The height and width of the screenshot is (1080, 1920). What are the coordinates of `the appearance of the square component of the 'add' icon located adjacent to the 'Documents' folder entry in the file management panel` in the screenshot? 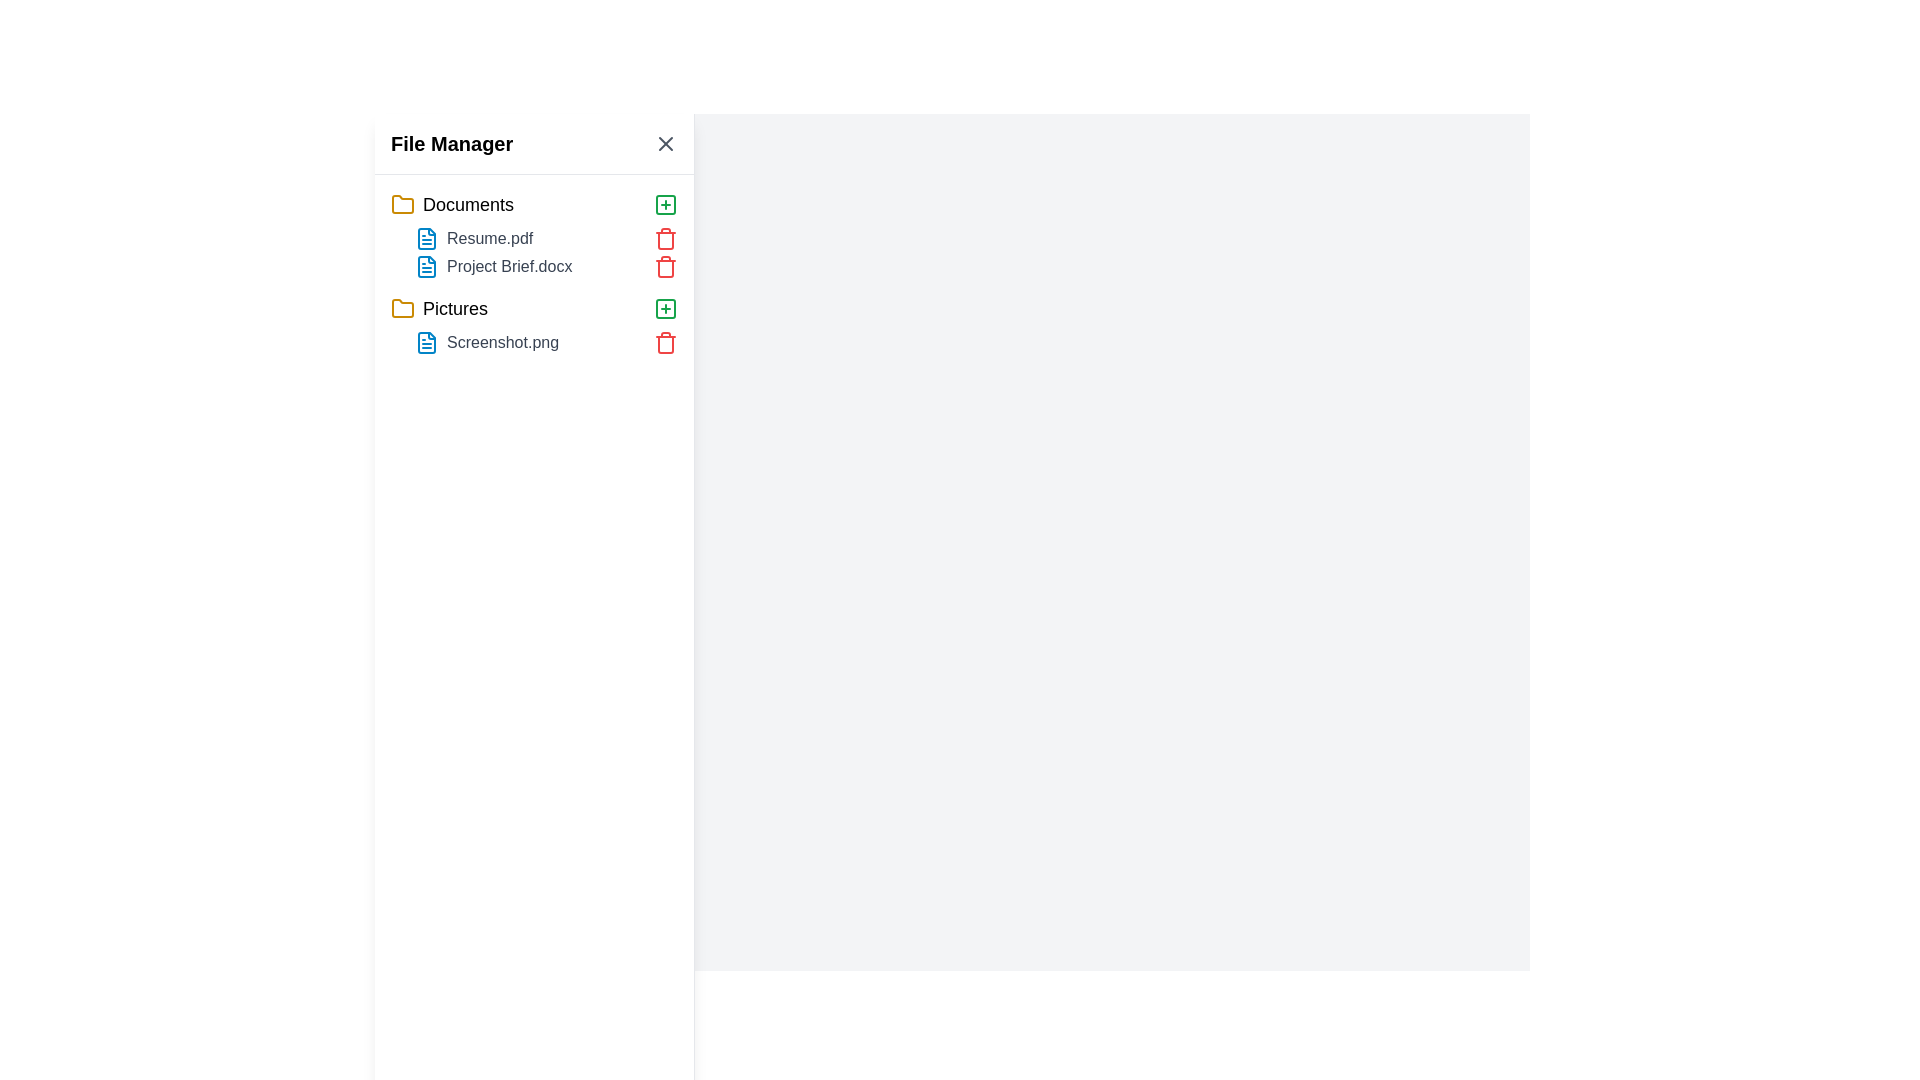 It's located at (666, 308).